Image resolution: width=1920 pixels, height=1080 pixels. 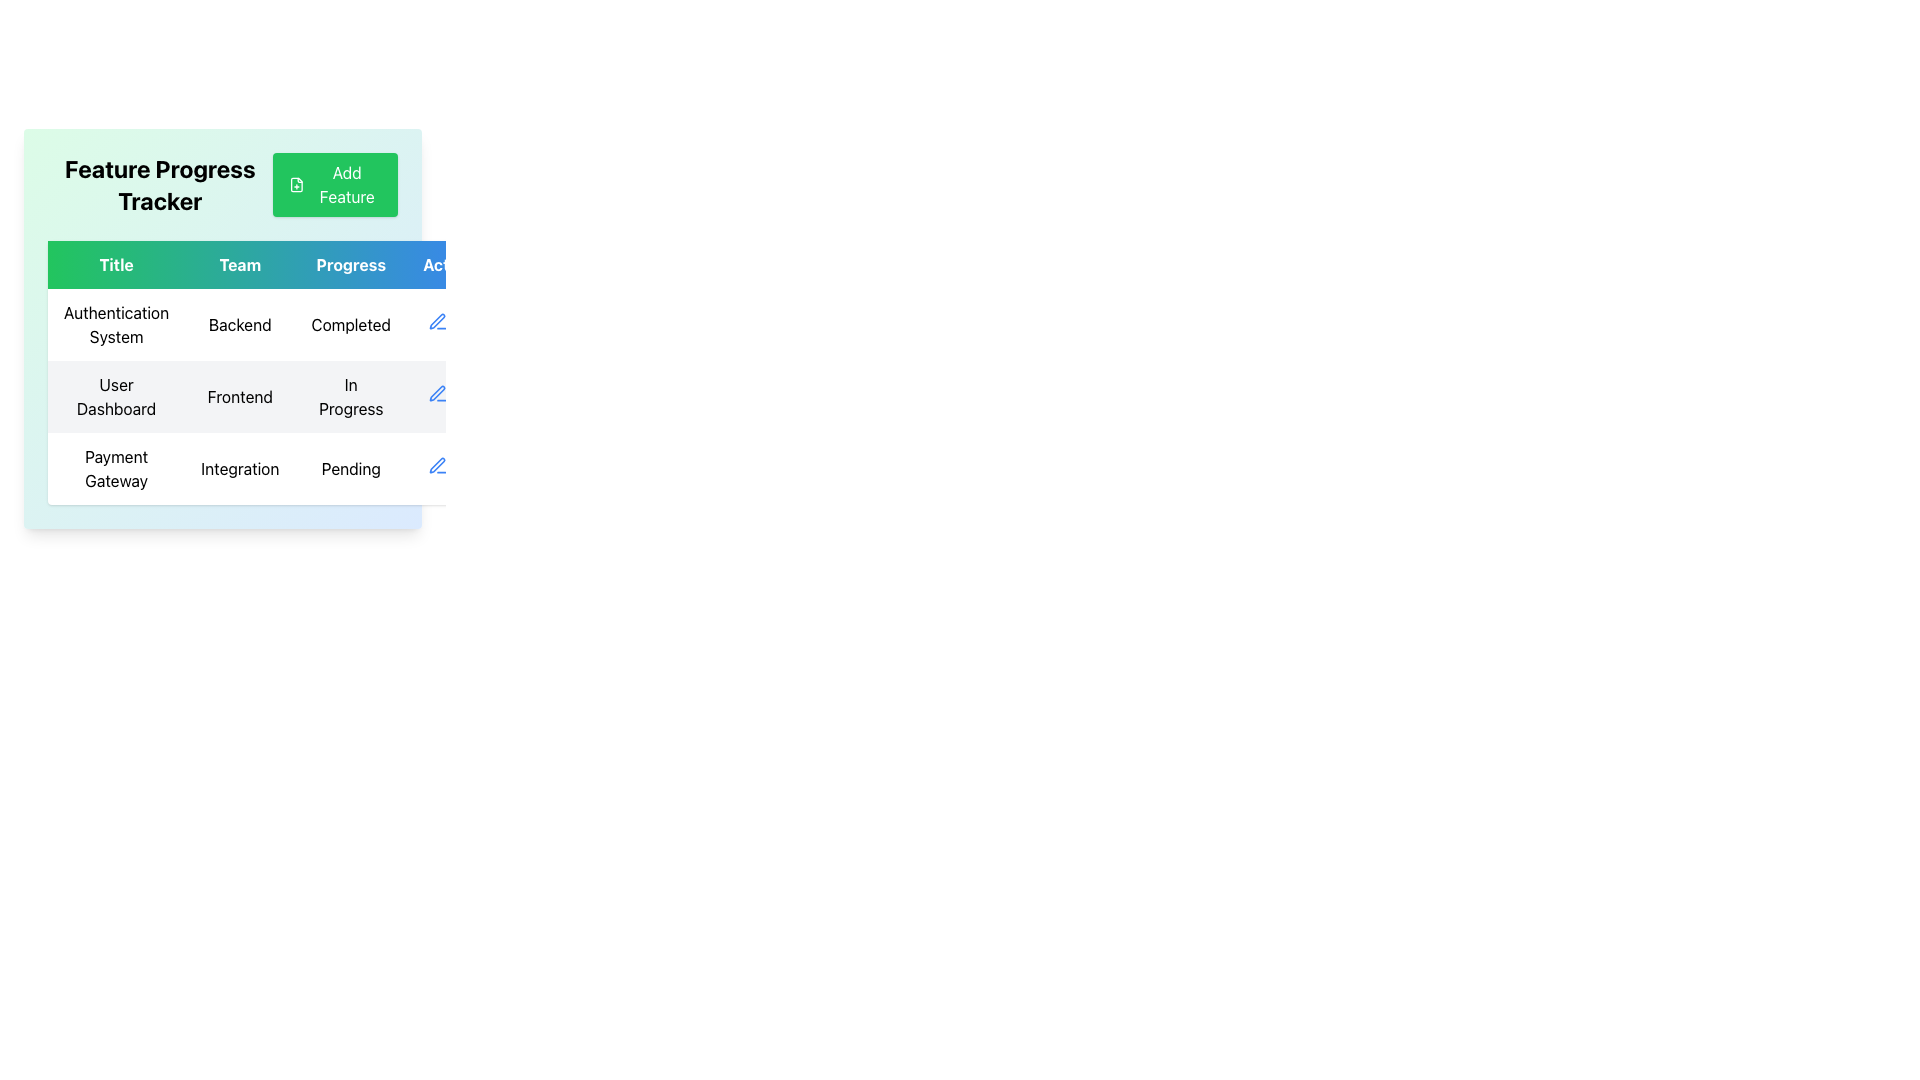 I want to click on the static text displaying 'In Progress', located in the third cell of the second row of the table, between 'Frontend' and an empty cell, so click(x=351, y=397).